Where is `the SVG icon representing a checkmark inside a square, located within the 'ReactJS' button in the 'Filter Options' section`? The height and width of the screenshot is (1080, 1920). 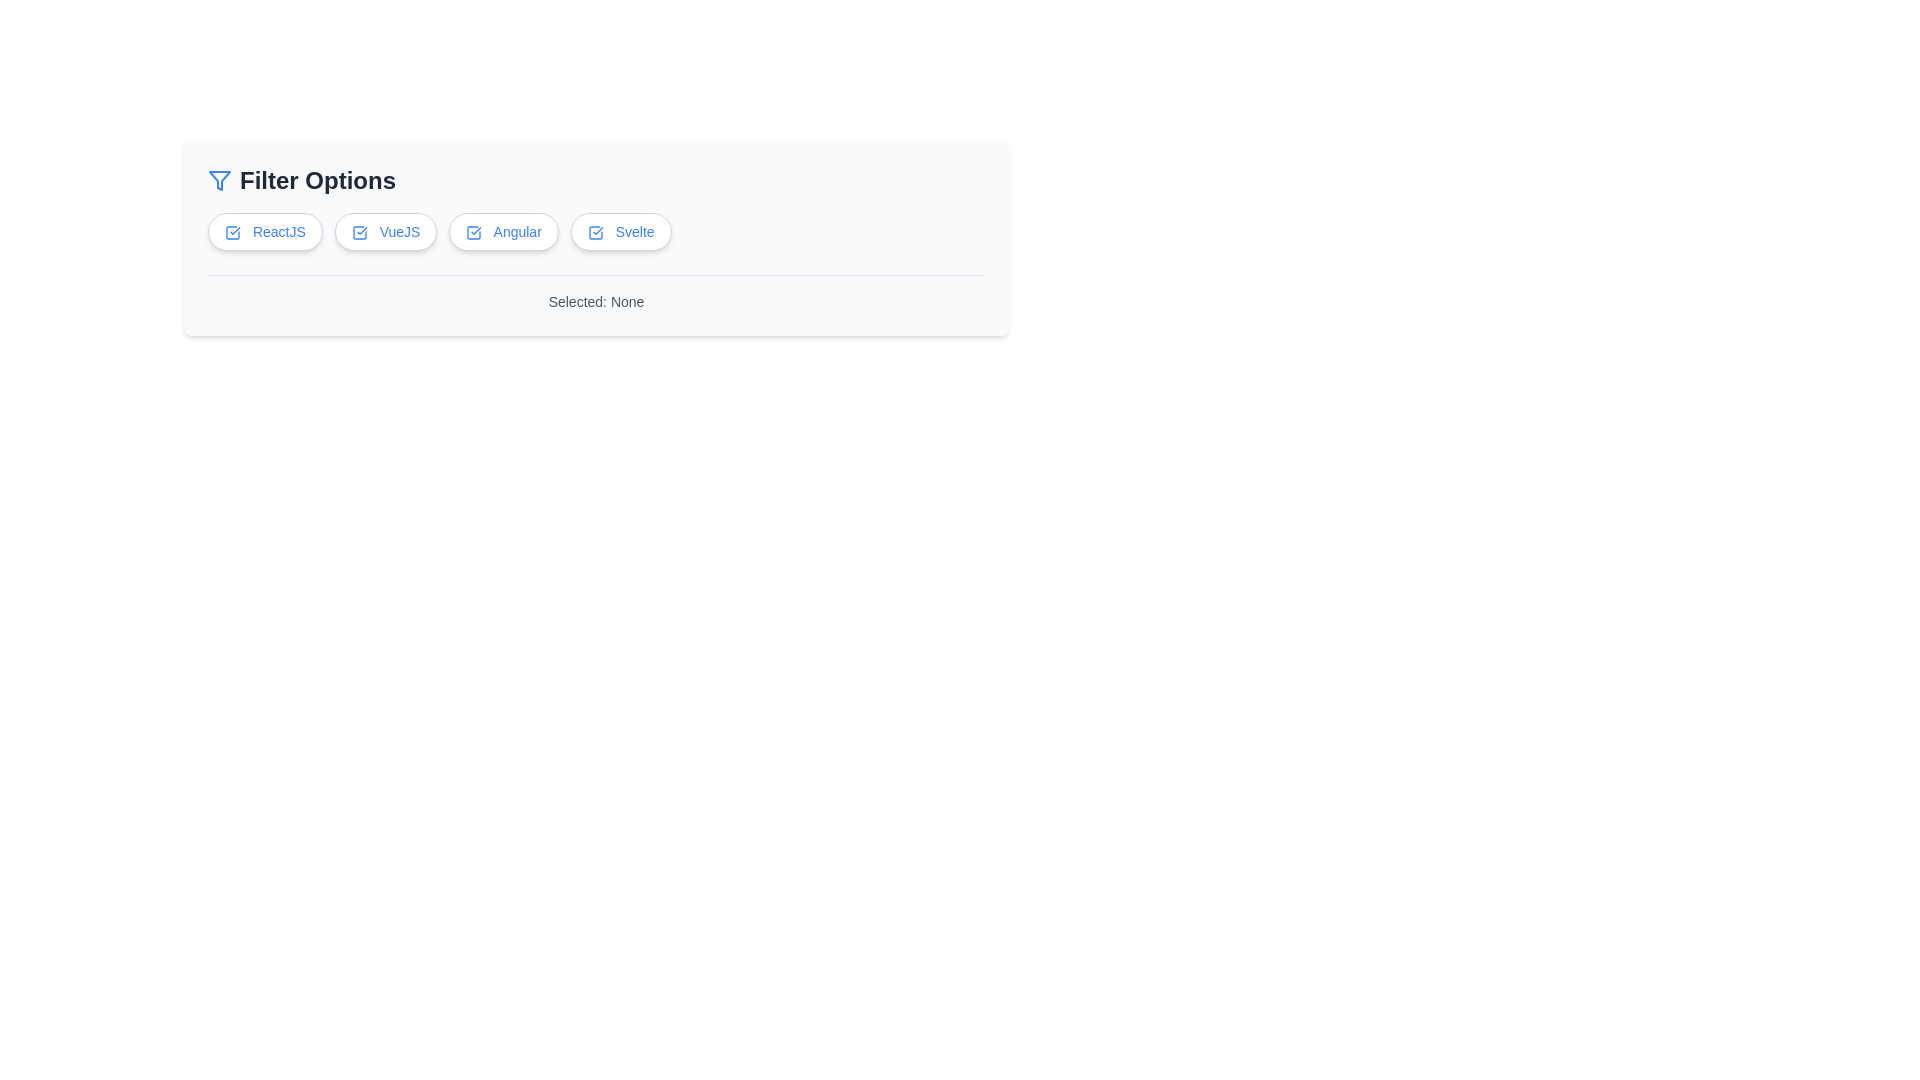
the SVG icon representing a checkmark inside a square, located within the 'ReactJS' button in the 'Filter Options' section is located at coordinates (233, 232).